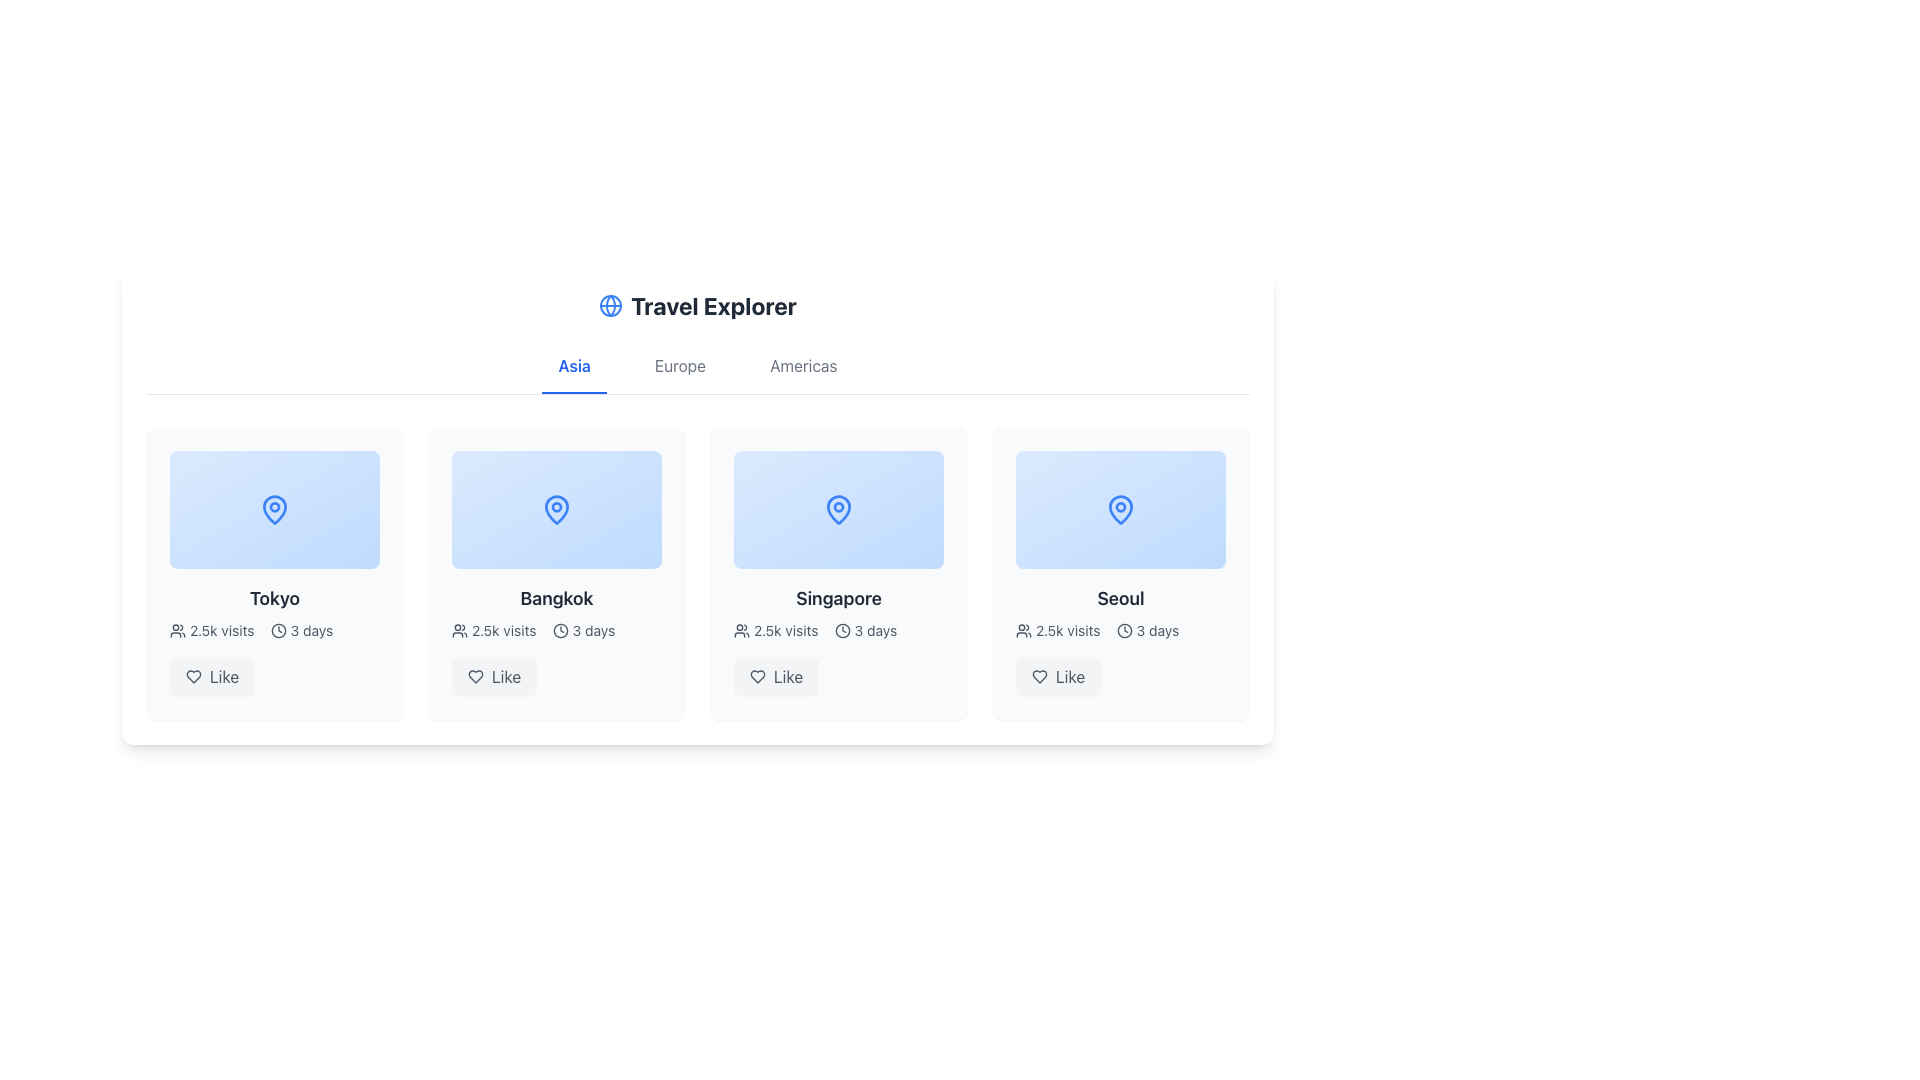 The image size is (1920, 1080). What do you see at coordinates (273, 508) in the screenshot?
I see `the blue location marker icon centered in the upper half of the Tokyo travel destination card` at bounding box center [273, 508].